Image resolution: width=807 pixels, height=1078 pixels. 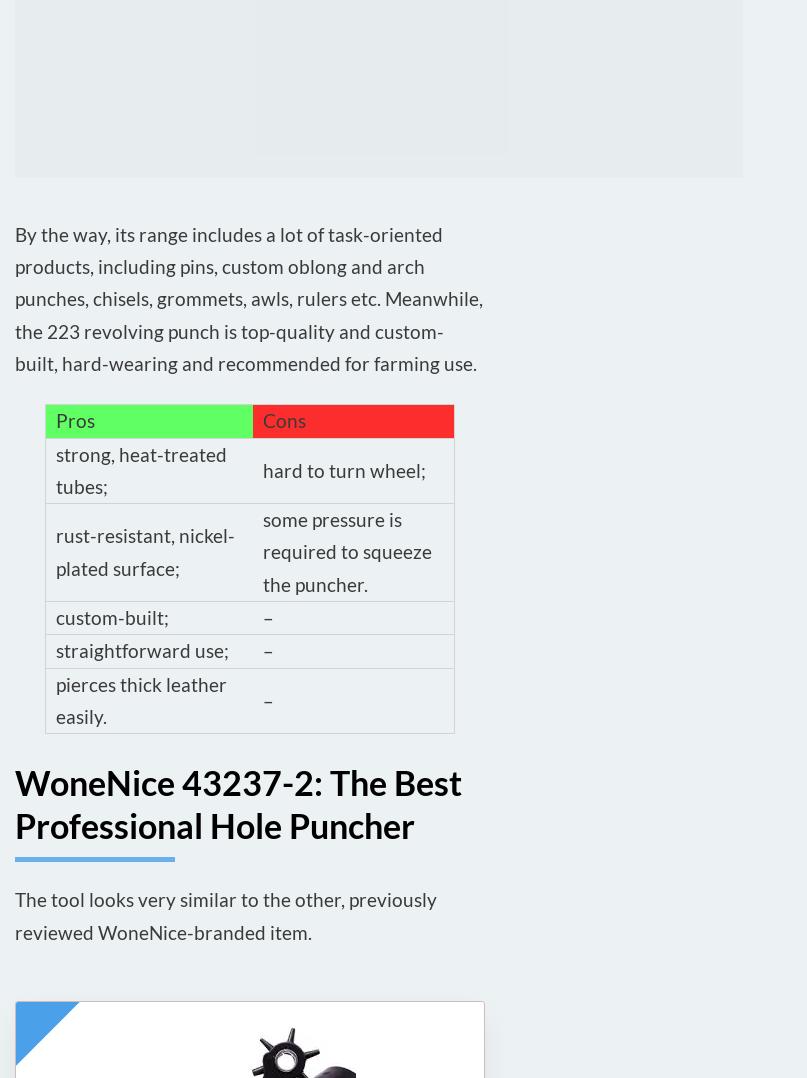 I want to click on 'custom-built;', so click(x=111, y=616).